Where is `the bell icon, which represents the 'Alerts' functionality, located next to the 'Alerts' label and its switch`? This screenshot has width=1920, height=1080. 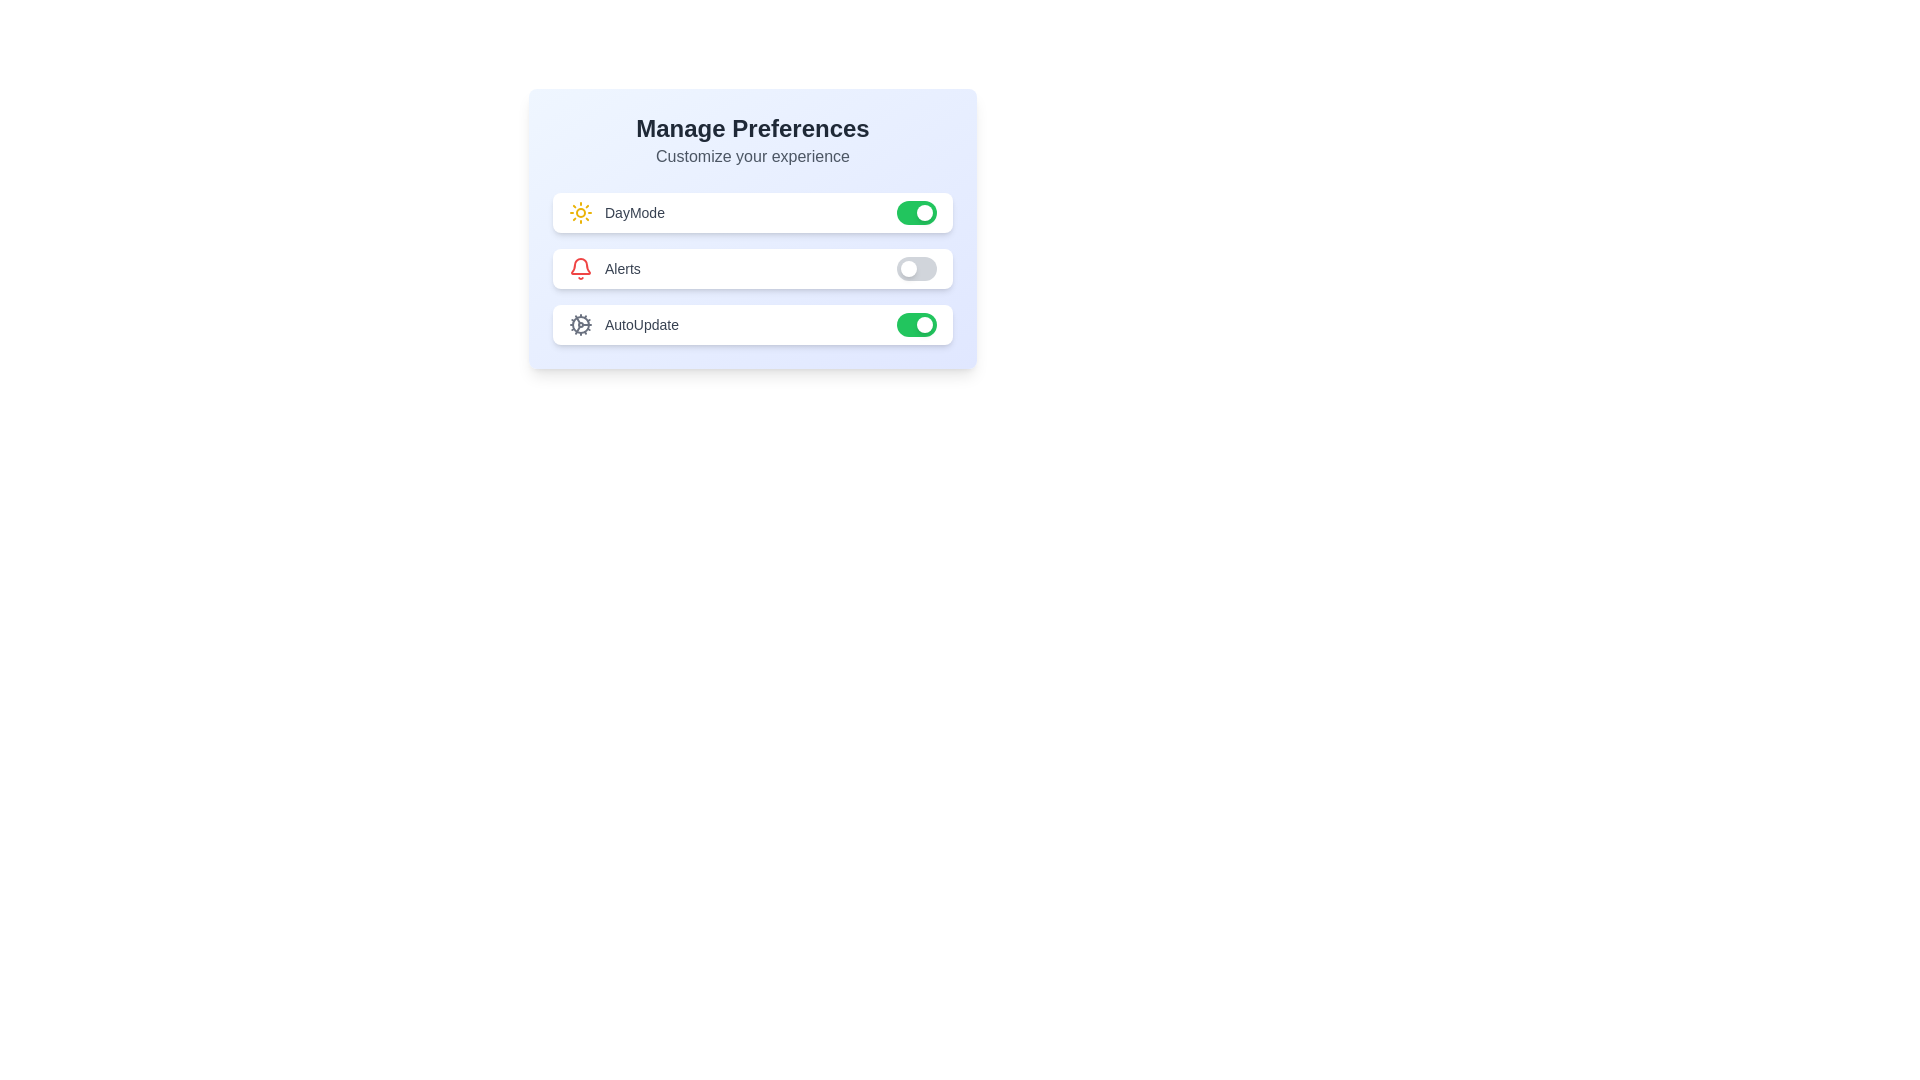 the bell icon, which represents the 'Alerts' functionality, located next to the 'Alerts' label and its switch is located at coordinates (579, 265).